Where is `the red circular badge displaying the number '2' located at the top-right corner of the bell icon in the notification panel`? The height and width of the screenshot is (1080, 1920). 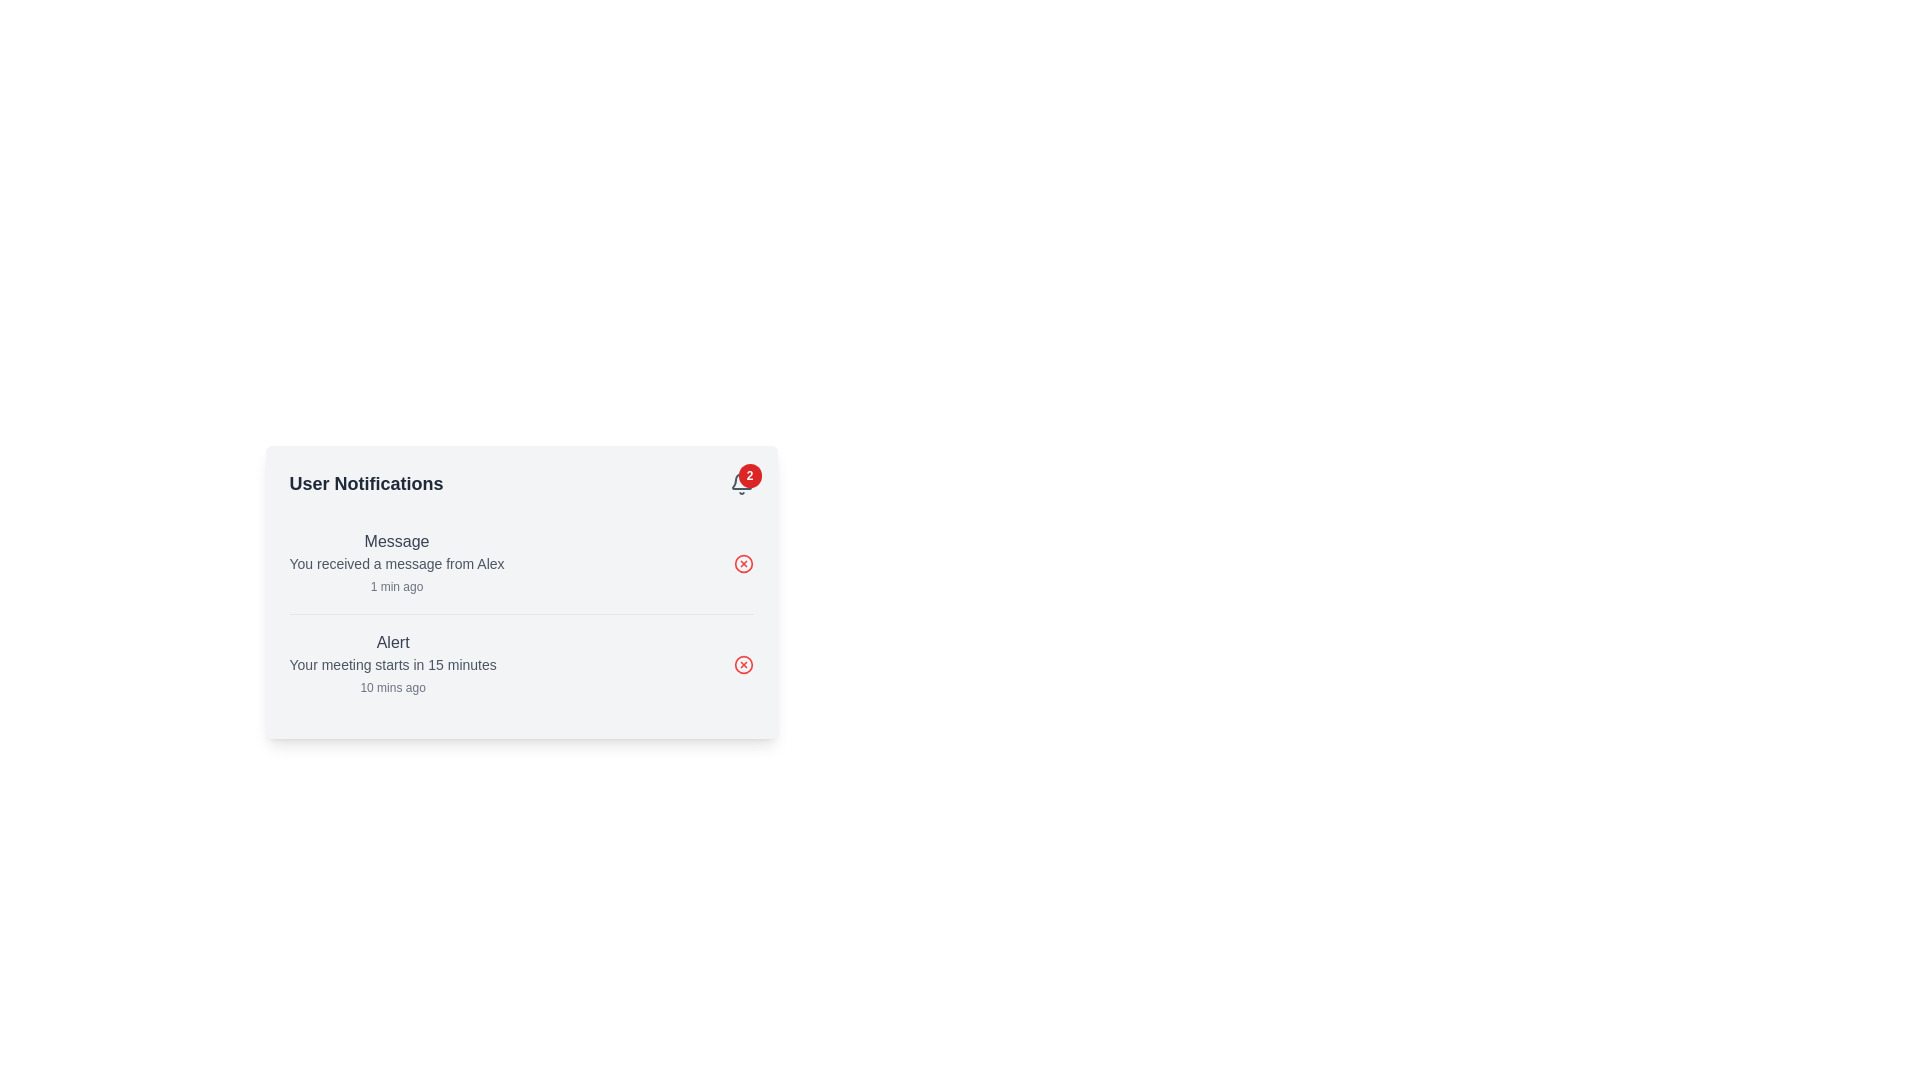 the red circular badge displaying the number '2' located at the top-right corner of the bell icon in the notification panel is located at coordinates (749, 475).